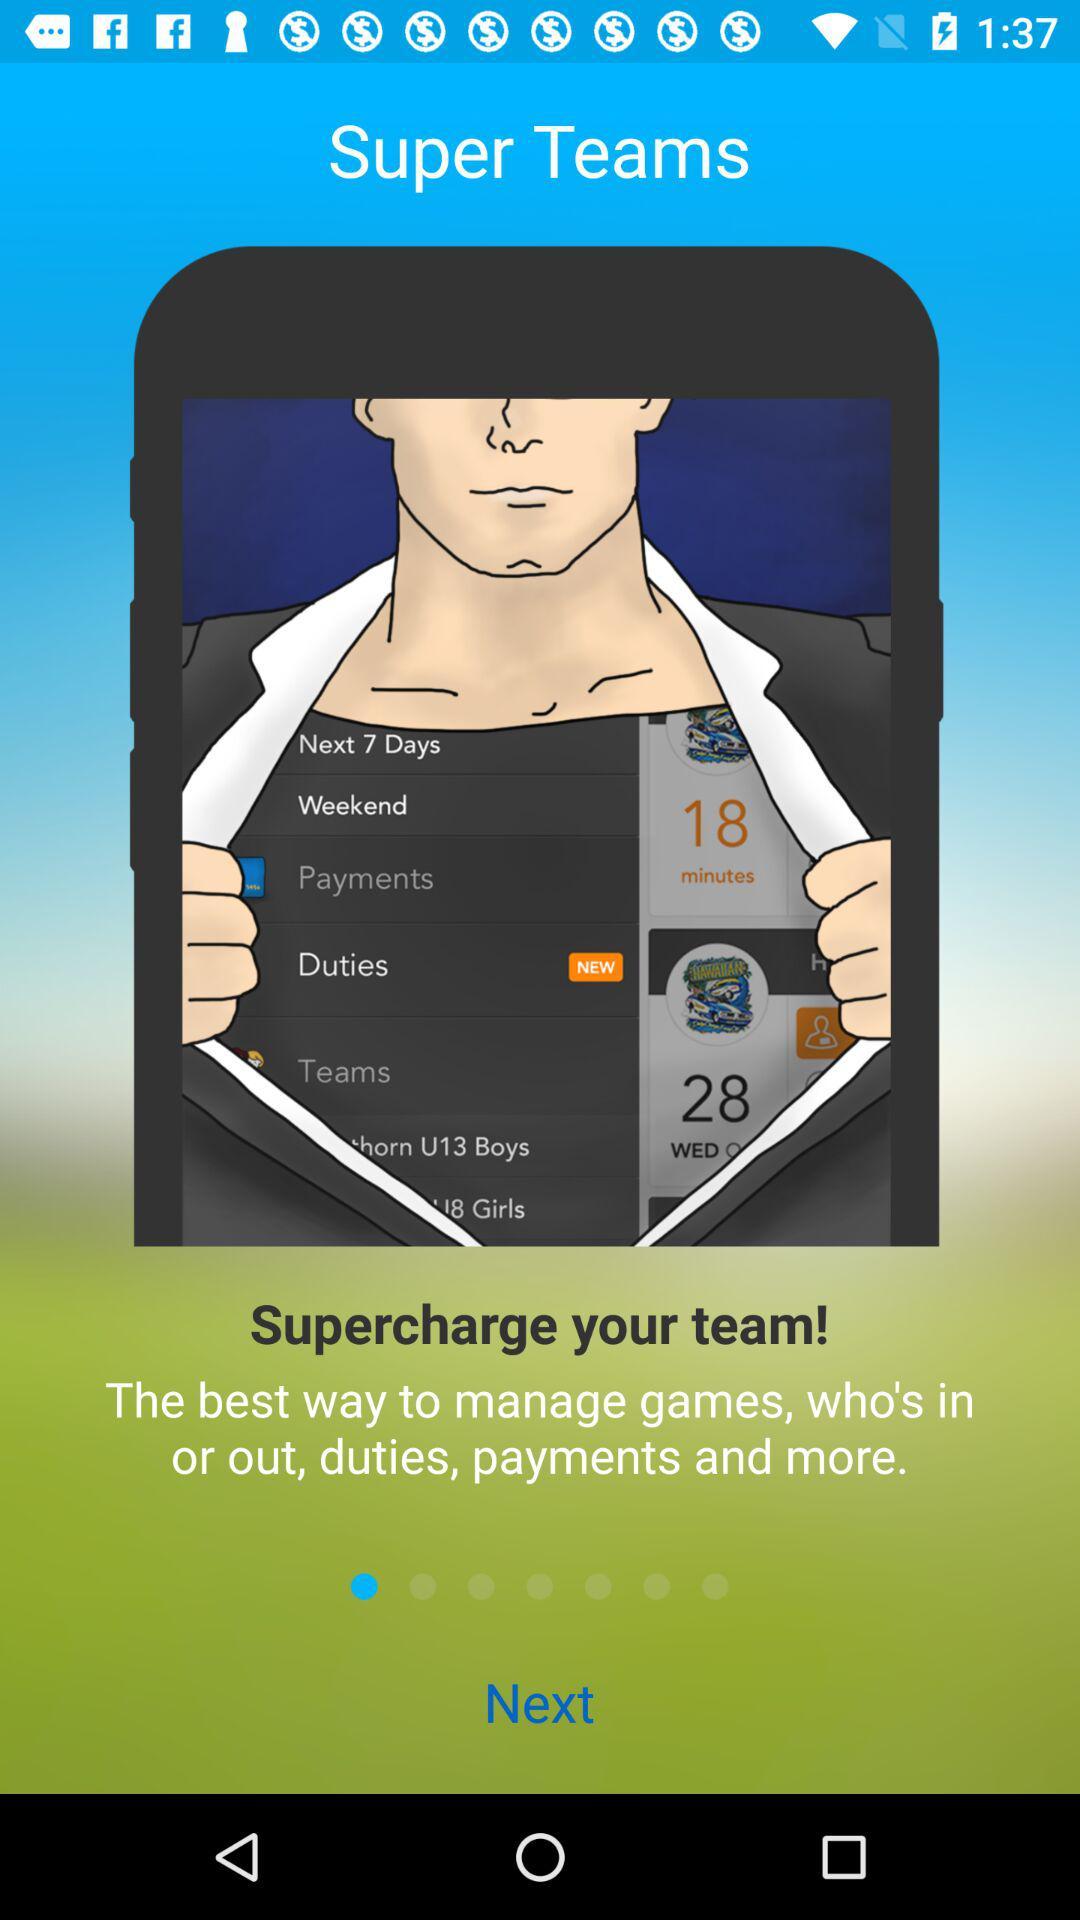 This screenshot has height=1920, width=1080. I want to click on the icon above next icon, so click(481, 1585).